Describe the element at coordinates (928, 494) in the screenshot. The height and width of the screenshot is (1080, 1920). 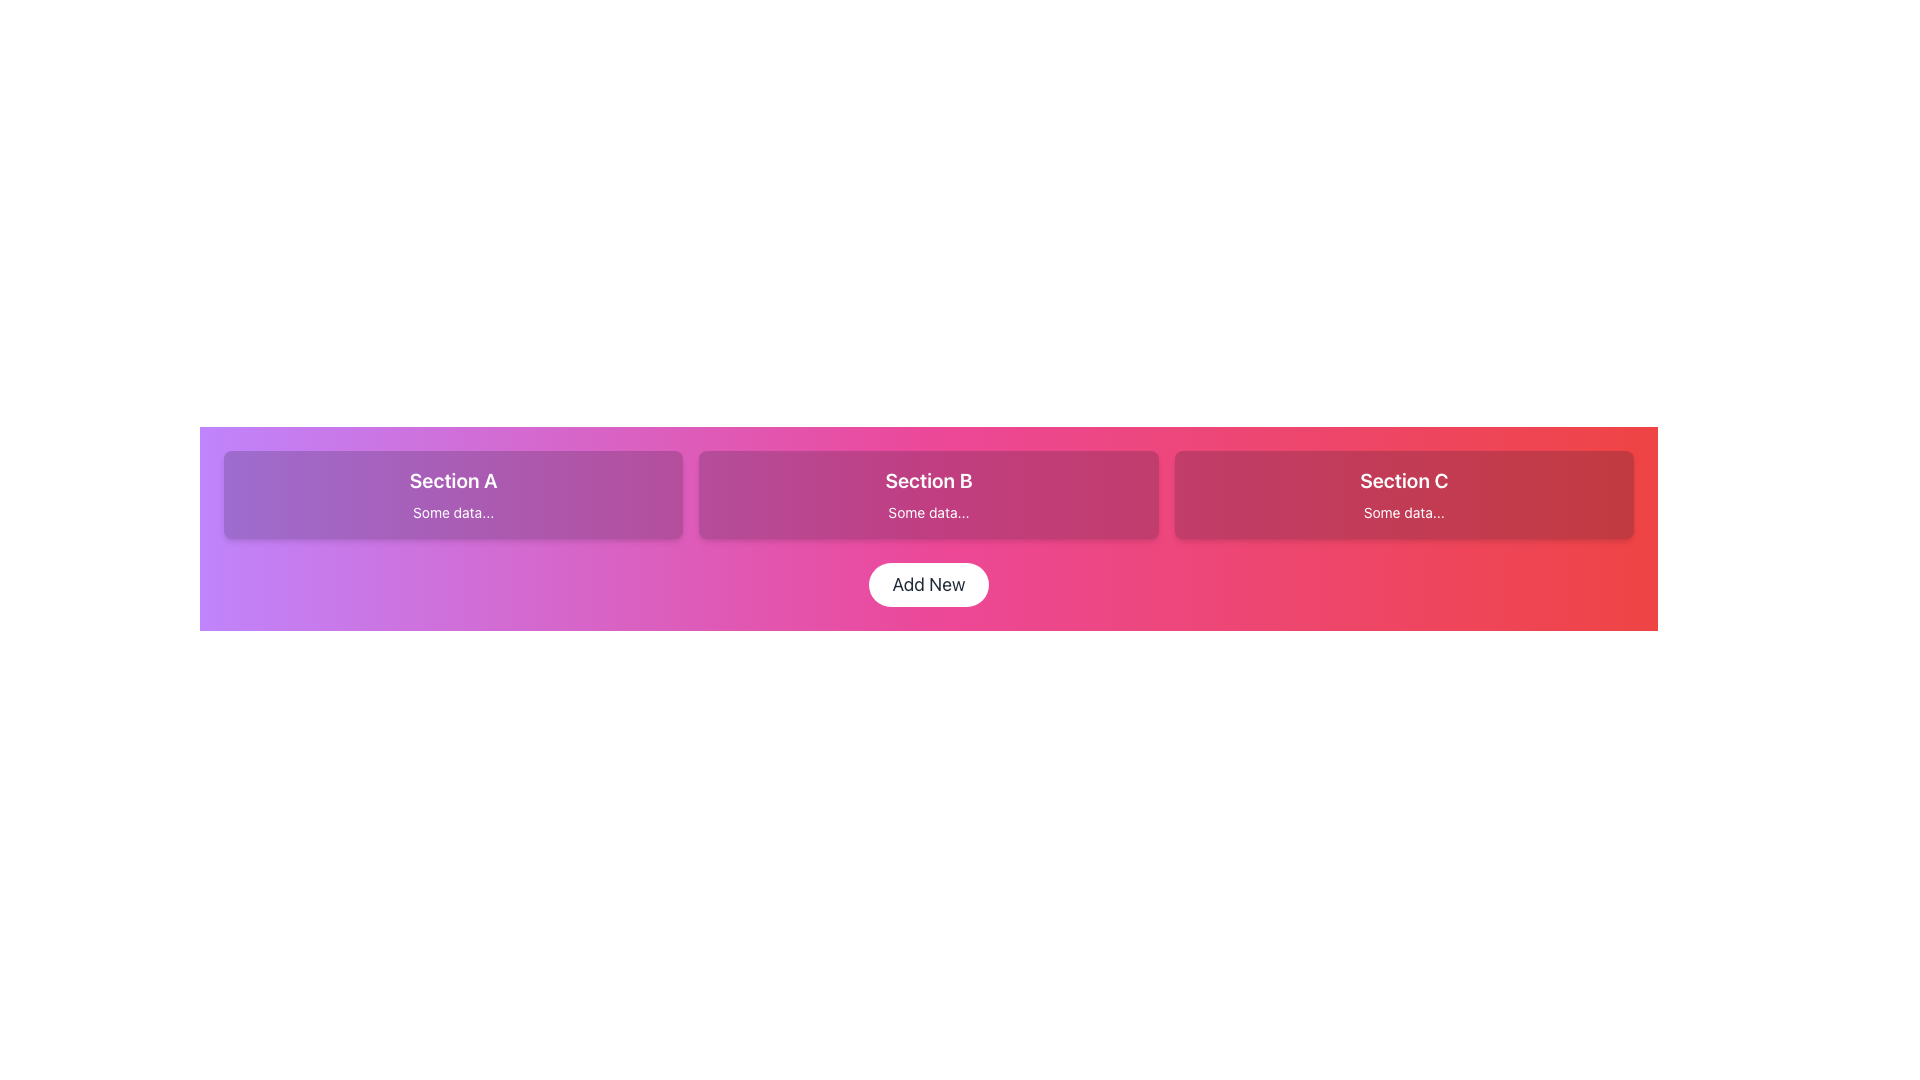
I see `the 'Section B' Card` at that location.